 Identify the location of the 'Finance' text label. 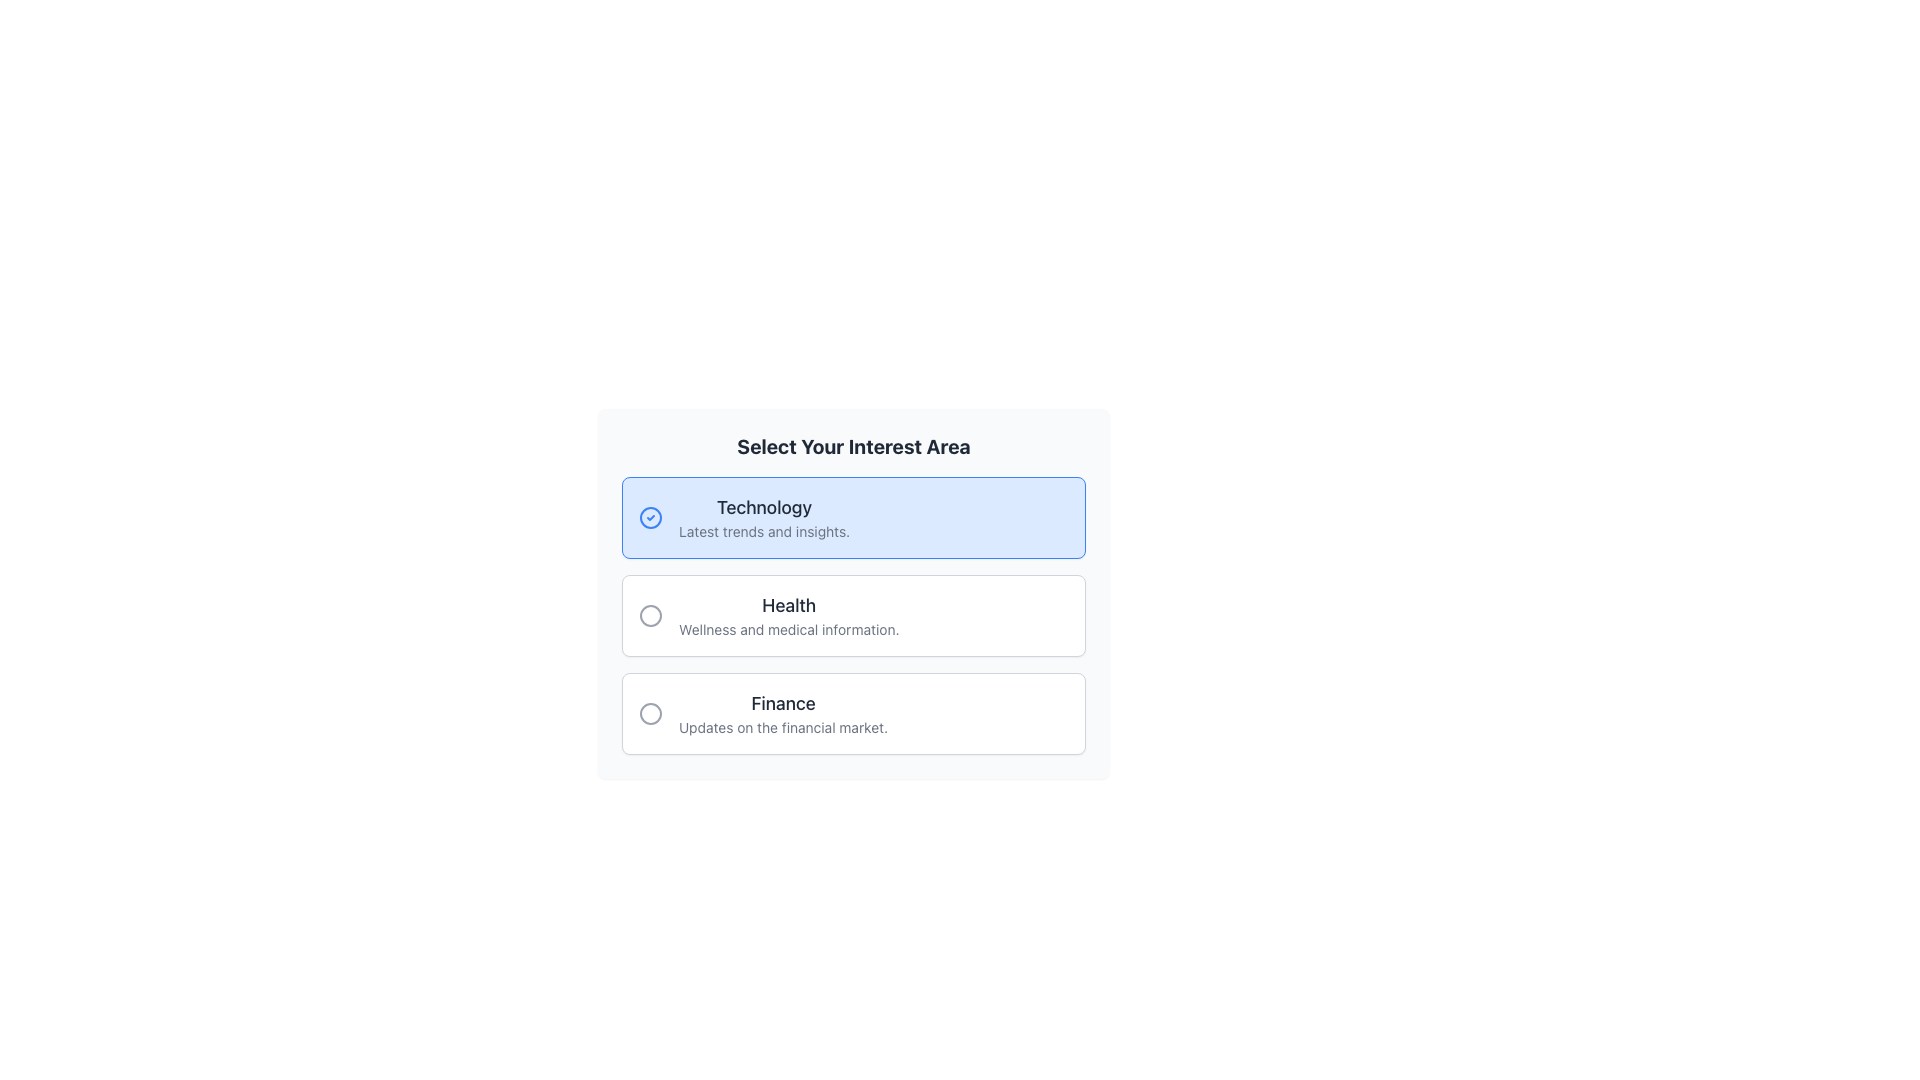
(782, 703).